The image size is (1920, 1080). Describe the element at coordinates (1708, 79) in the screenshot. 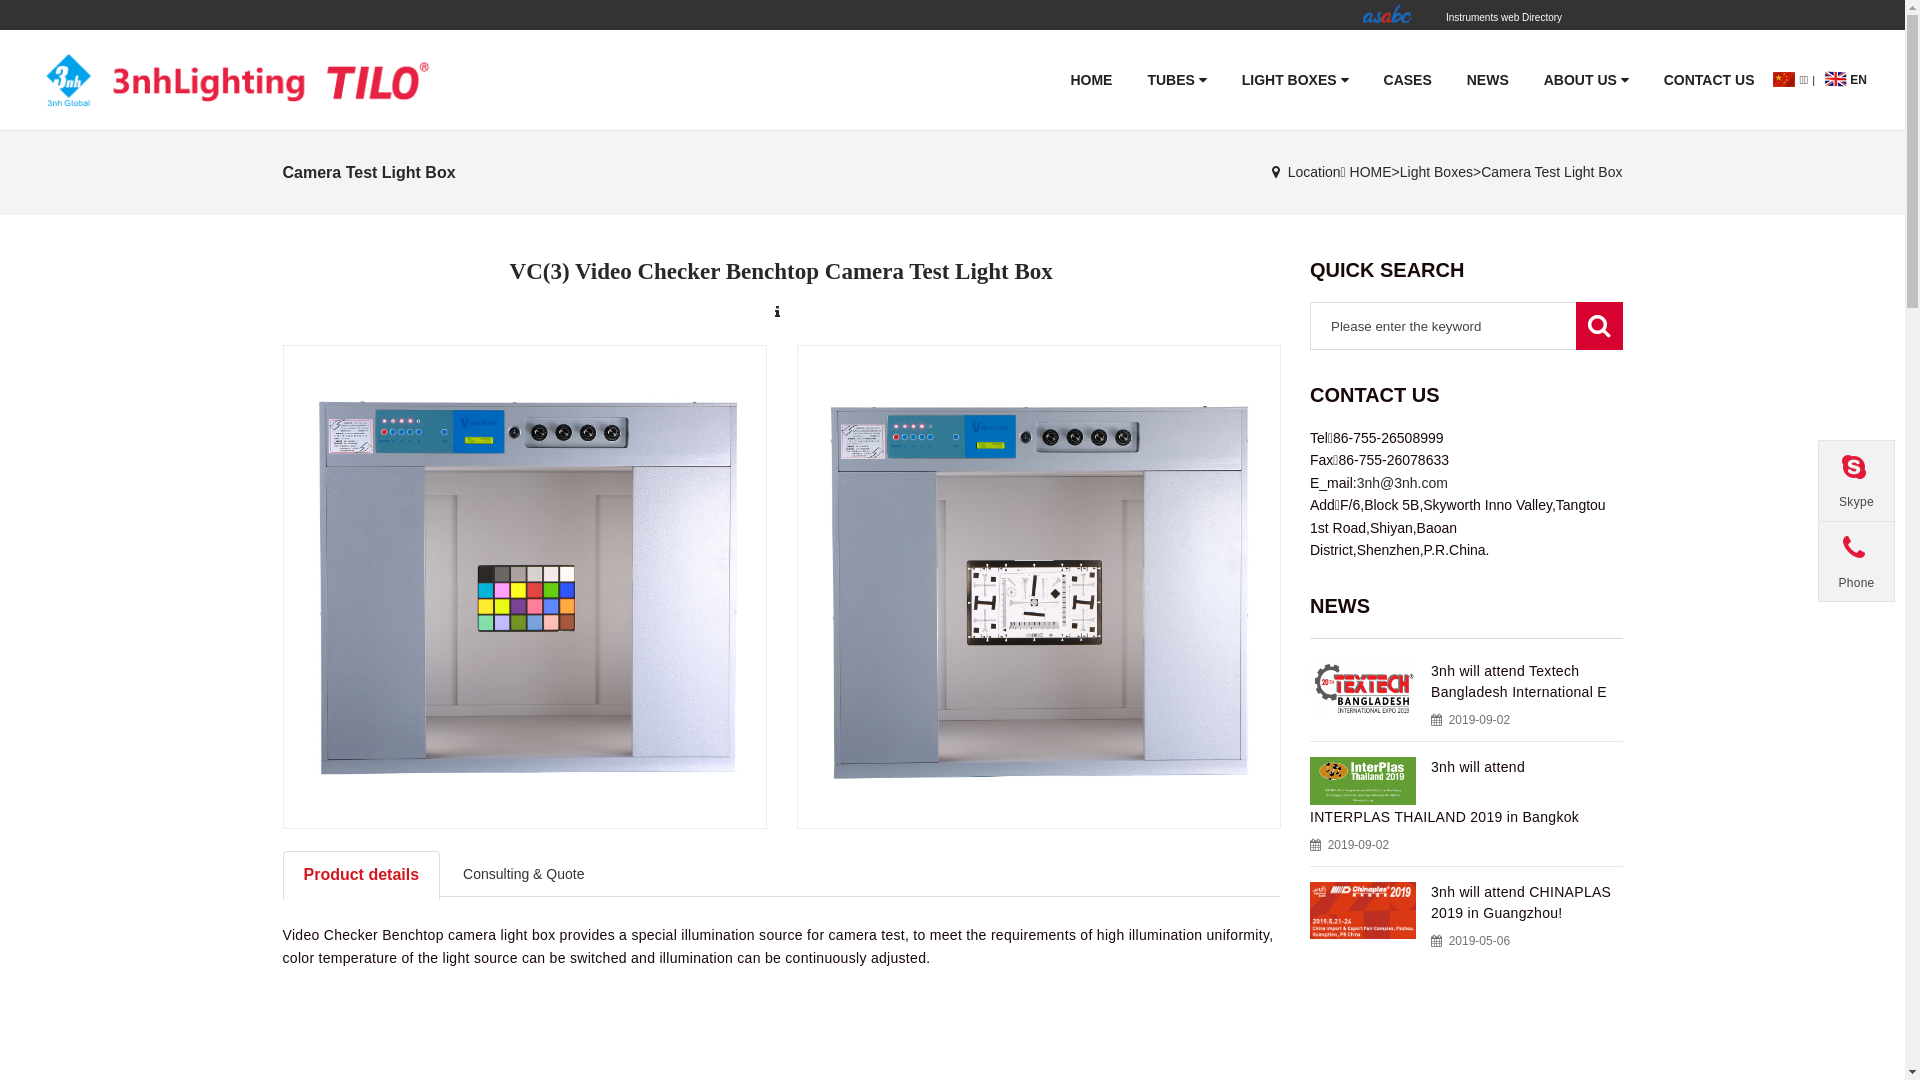

I see `'CONTACT US'` at that location.